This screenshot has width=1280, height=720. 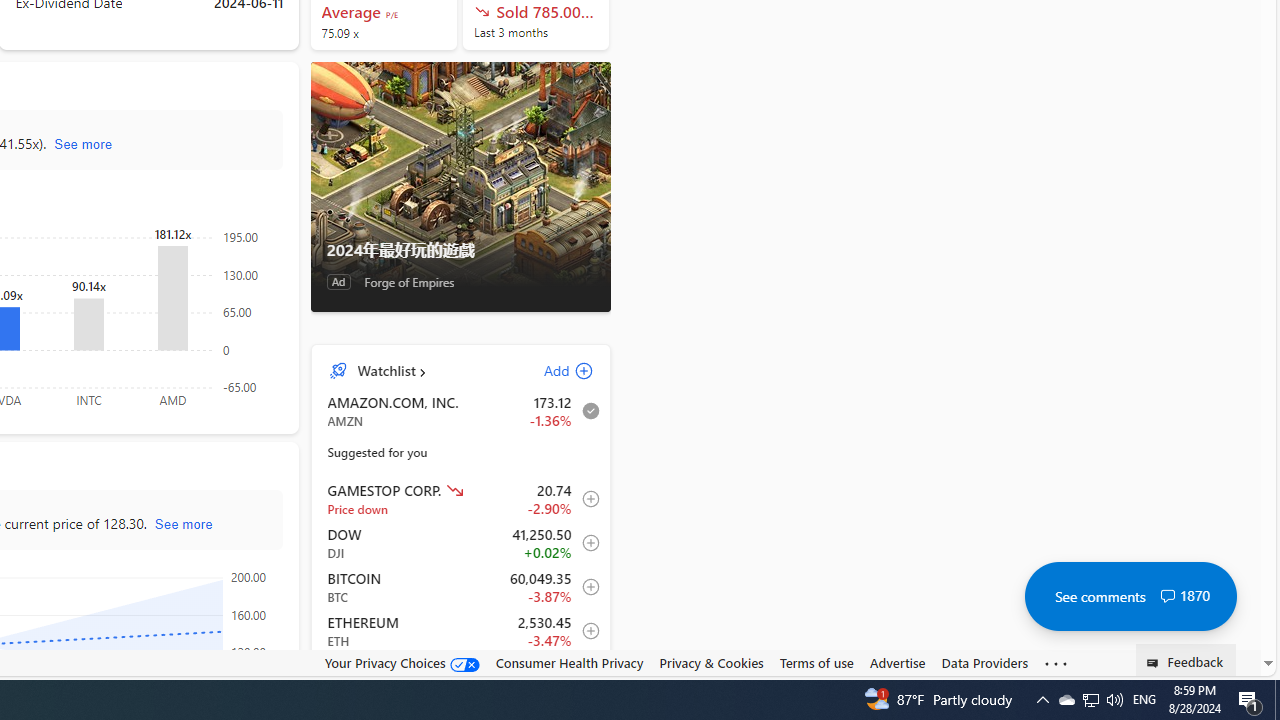 What do you see at coordinates (711, 662) in the screenshot?
I see `'Privacy & Cookies'` at bounding box center [711, 662].